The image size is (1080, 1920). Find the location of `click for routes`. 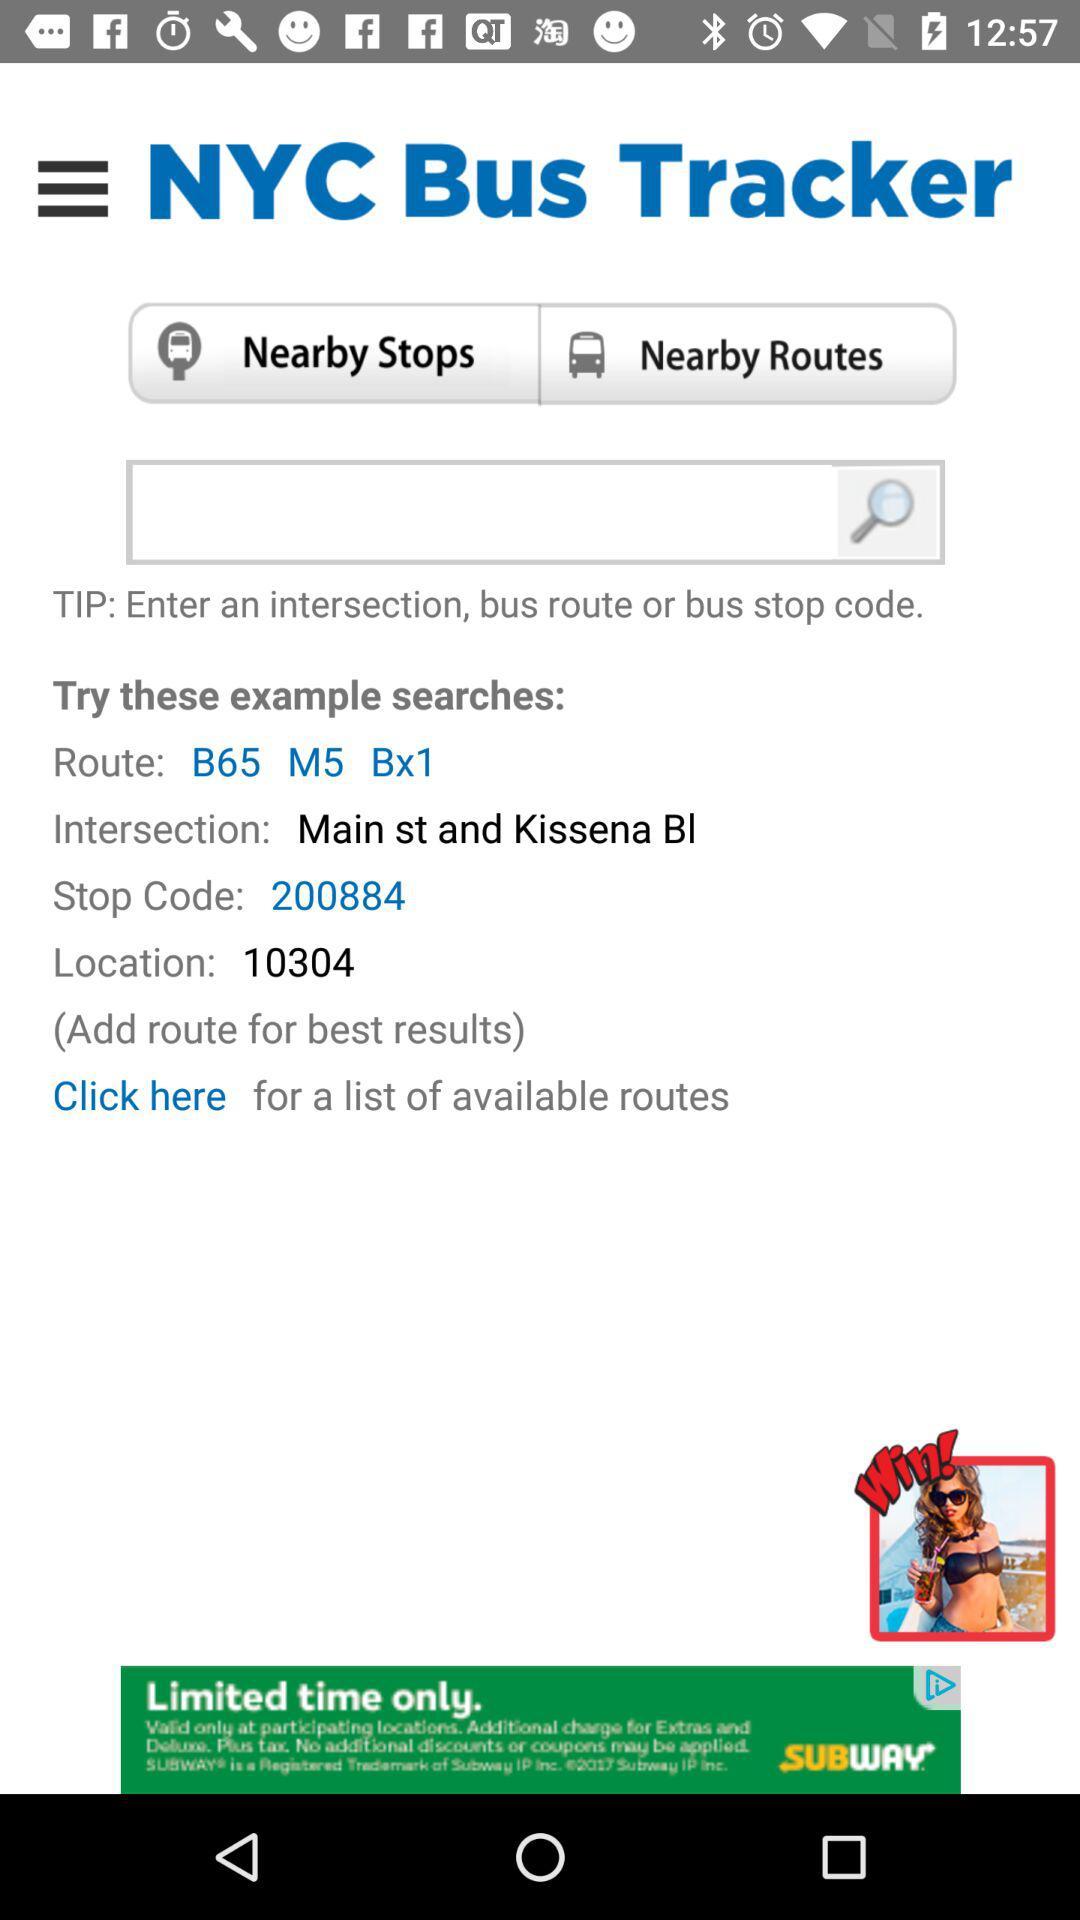

click for routes is located at coordinates (754, 353).